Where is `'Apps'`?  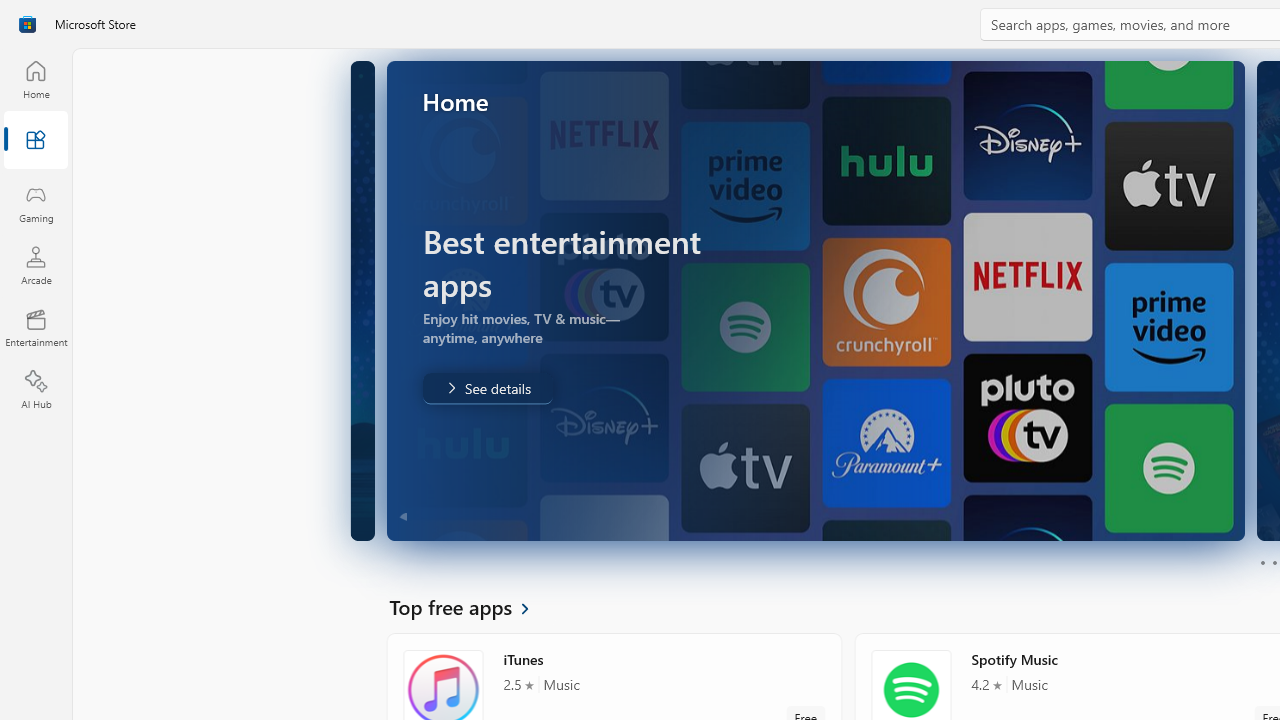 'Apps' is located at coordinates (35, 140).